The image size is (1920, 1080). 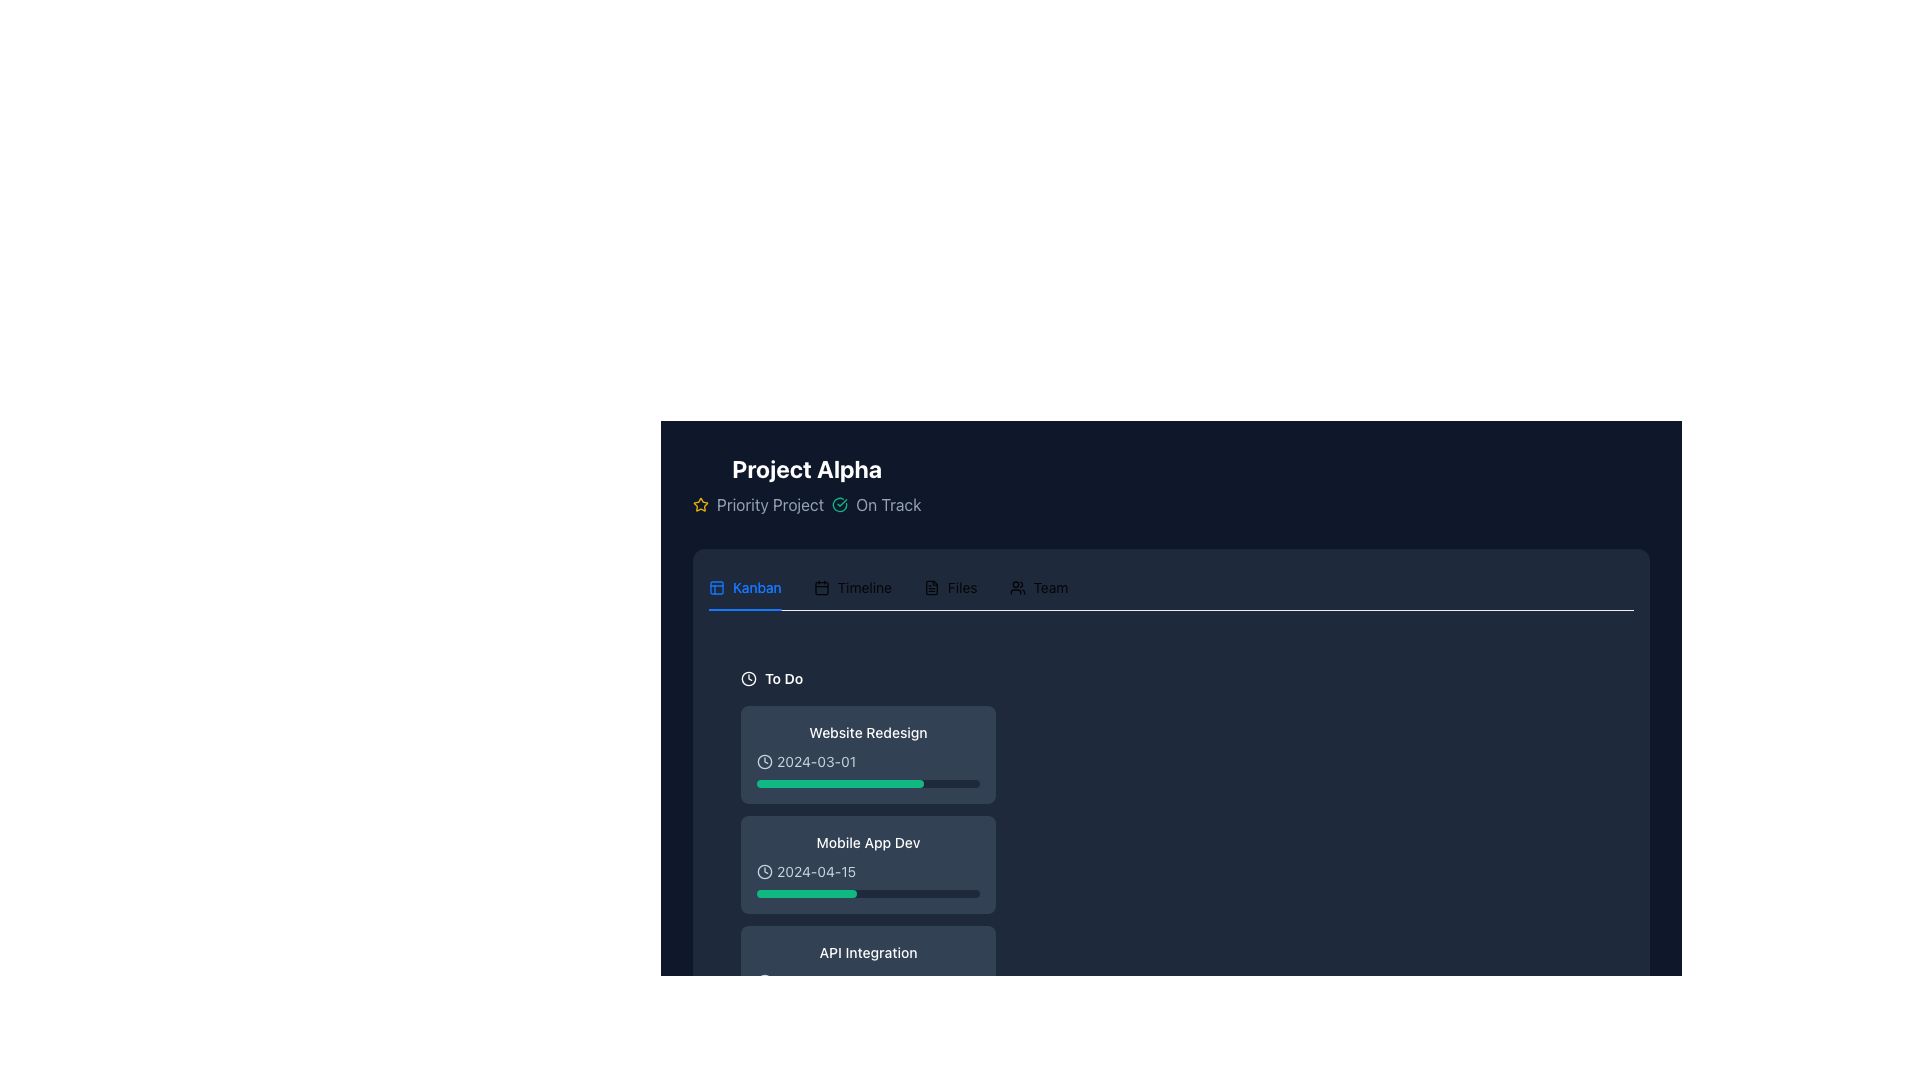 What do you see at coordinates (887, 586) in the screenshot?
I see `the 'Timeline' tab in the navigation bar` at bounding box center [887, 586].